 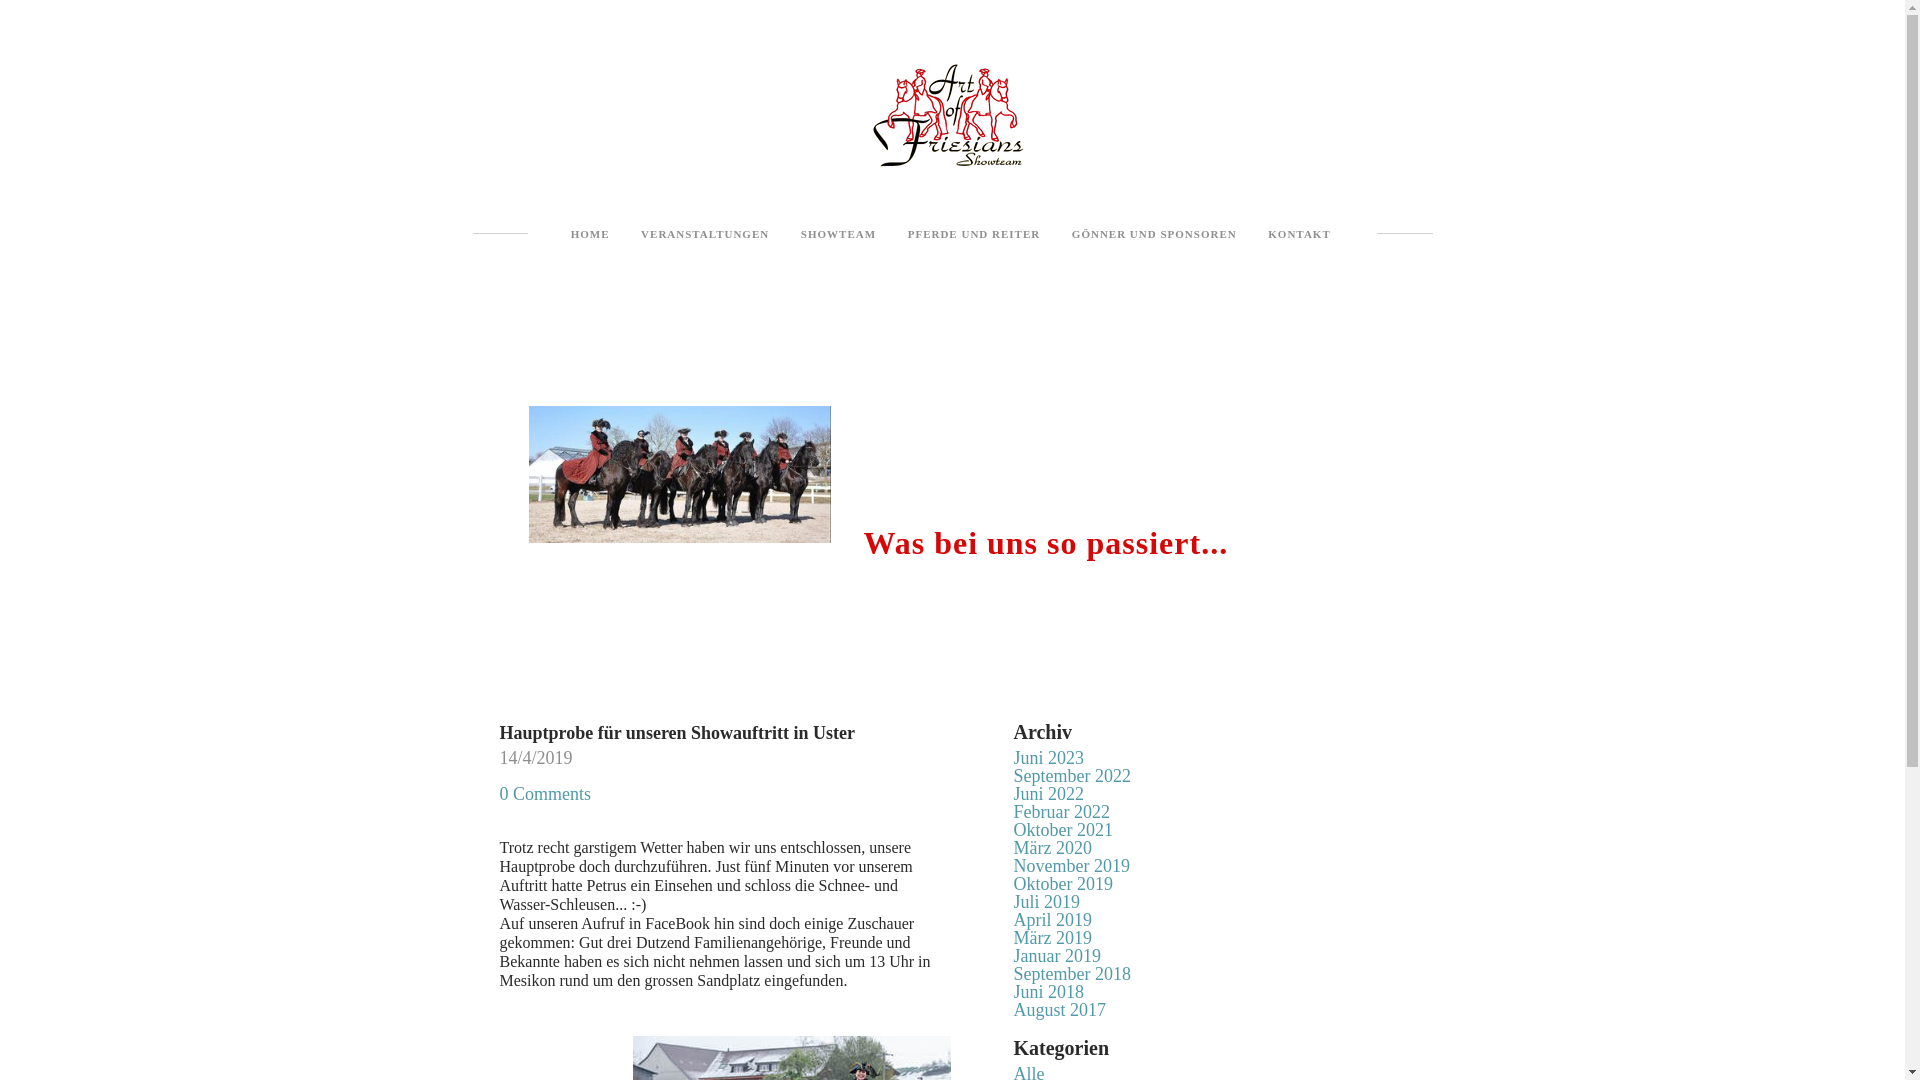 What do you see at coordinates (1071, 774) in the screenshot?
I see `'September 2022'` at bounding box center [1071, 774].